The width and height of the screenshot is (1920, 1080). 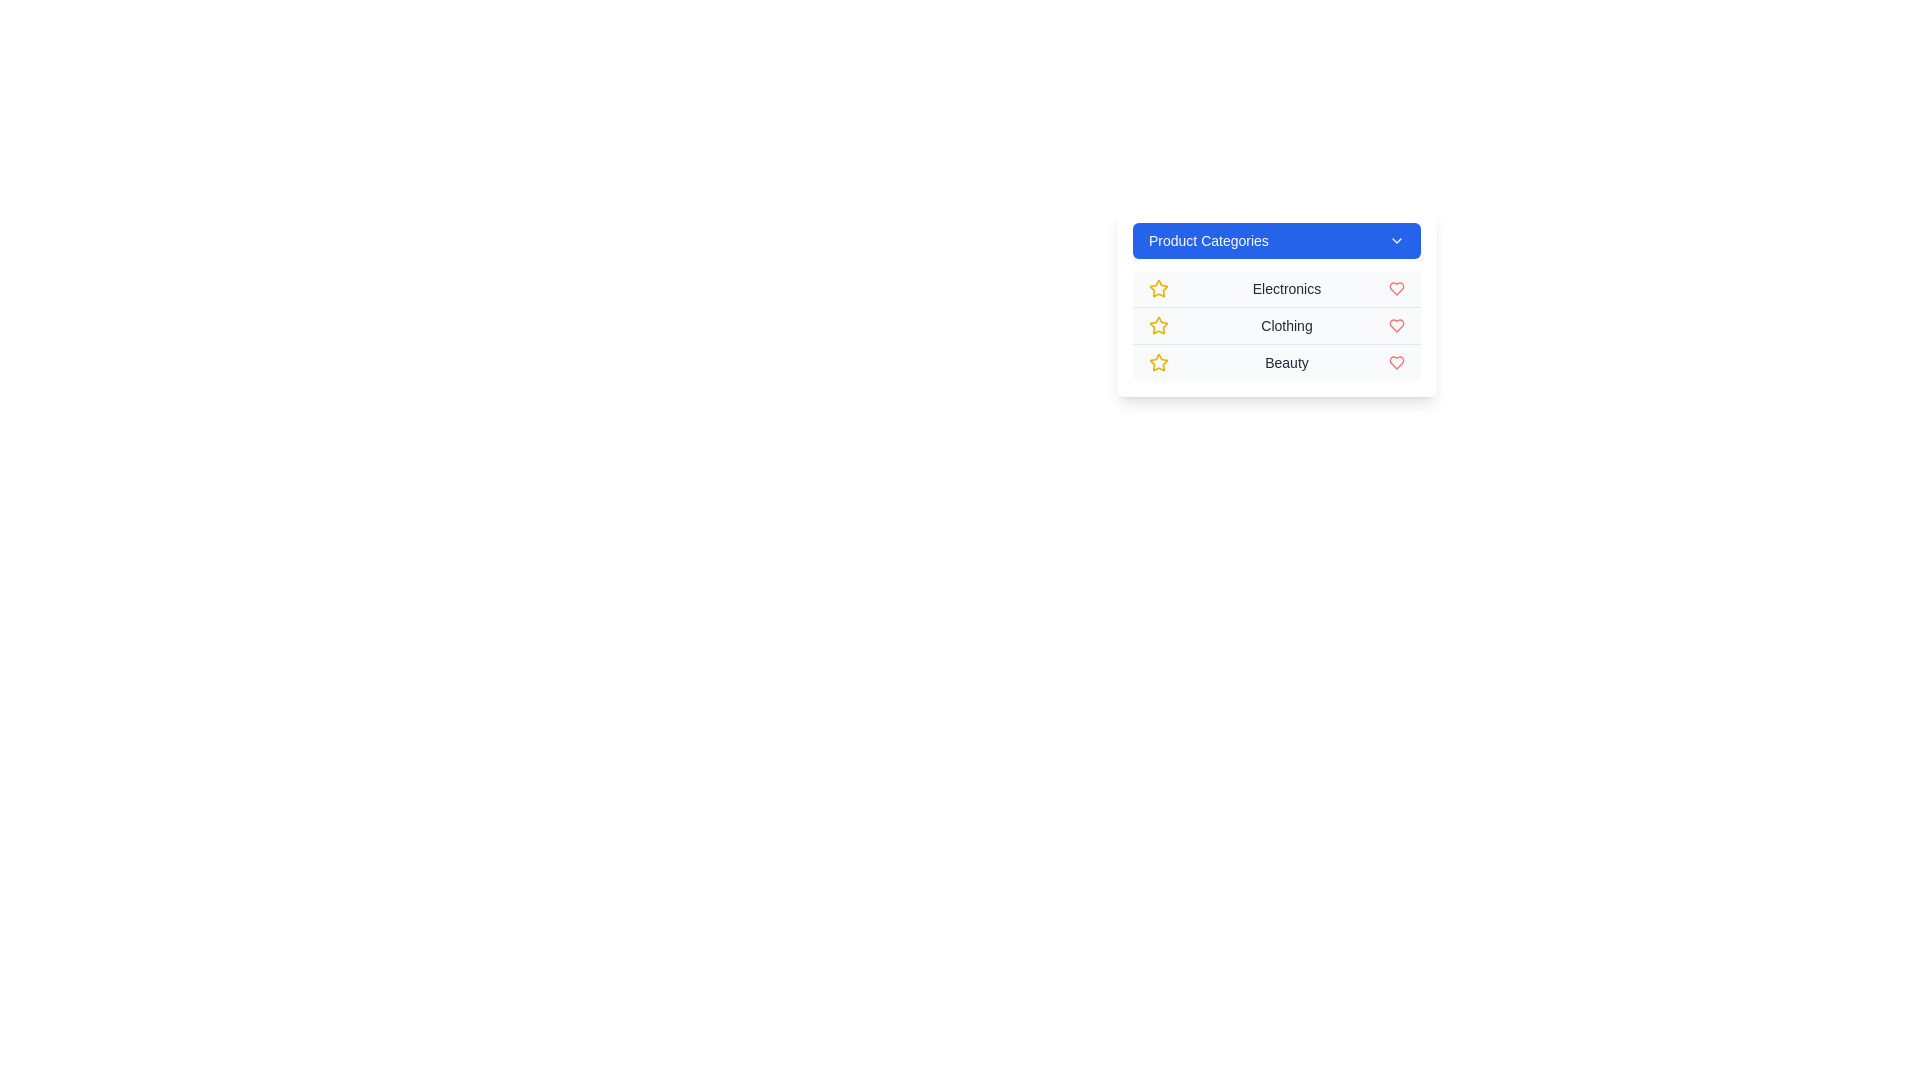 I want to click on the heart icon next to the Clothing category, so click(x=1395, y=325).